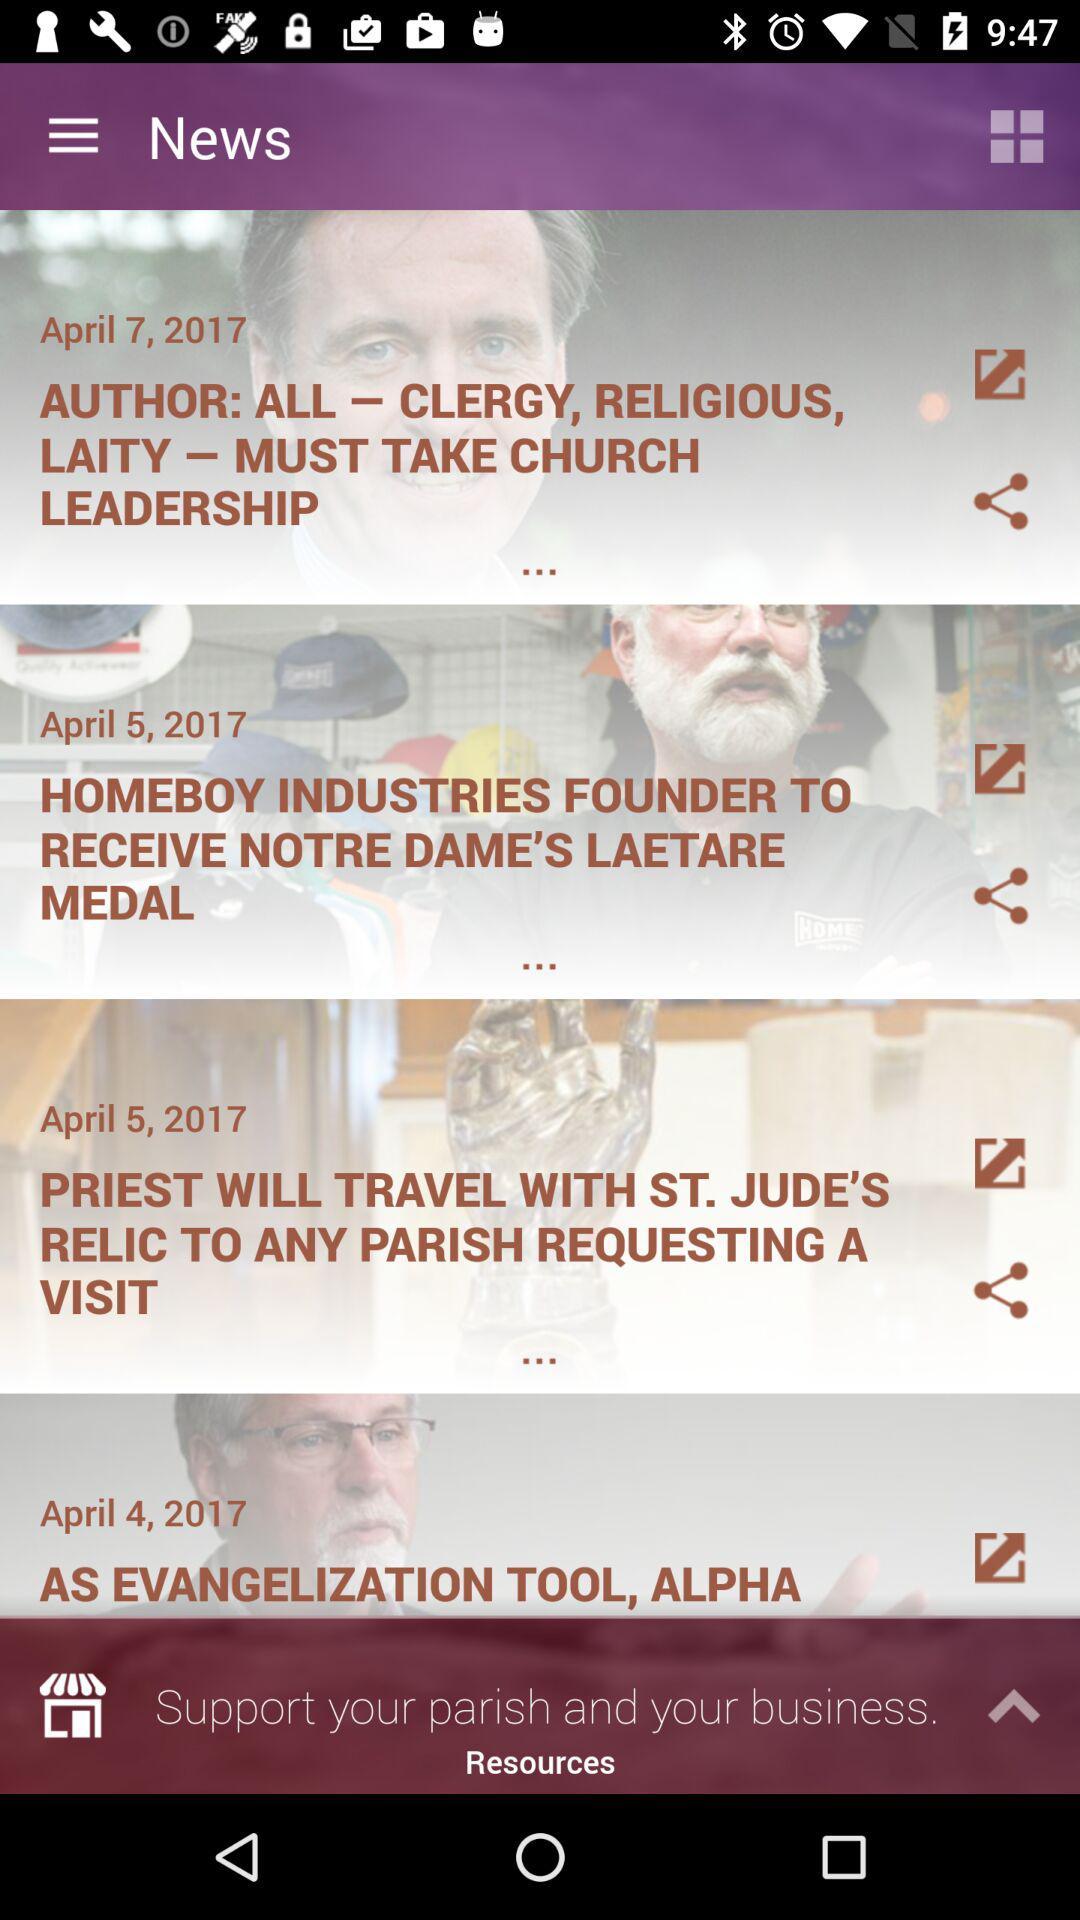  Describe the element at coordinates (477, 445) in the screenshot. I see `the author all clergy icon` at that location.